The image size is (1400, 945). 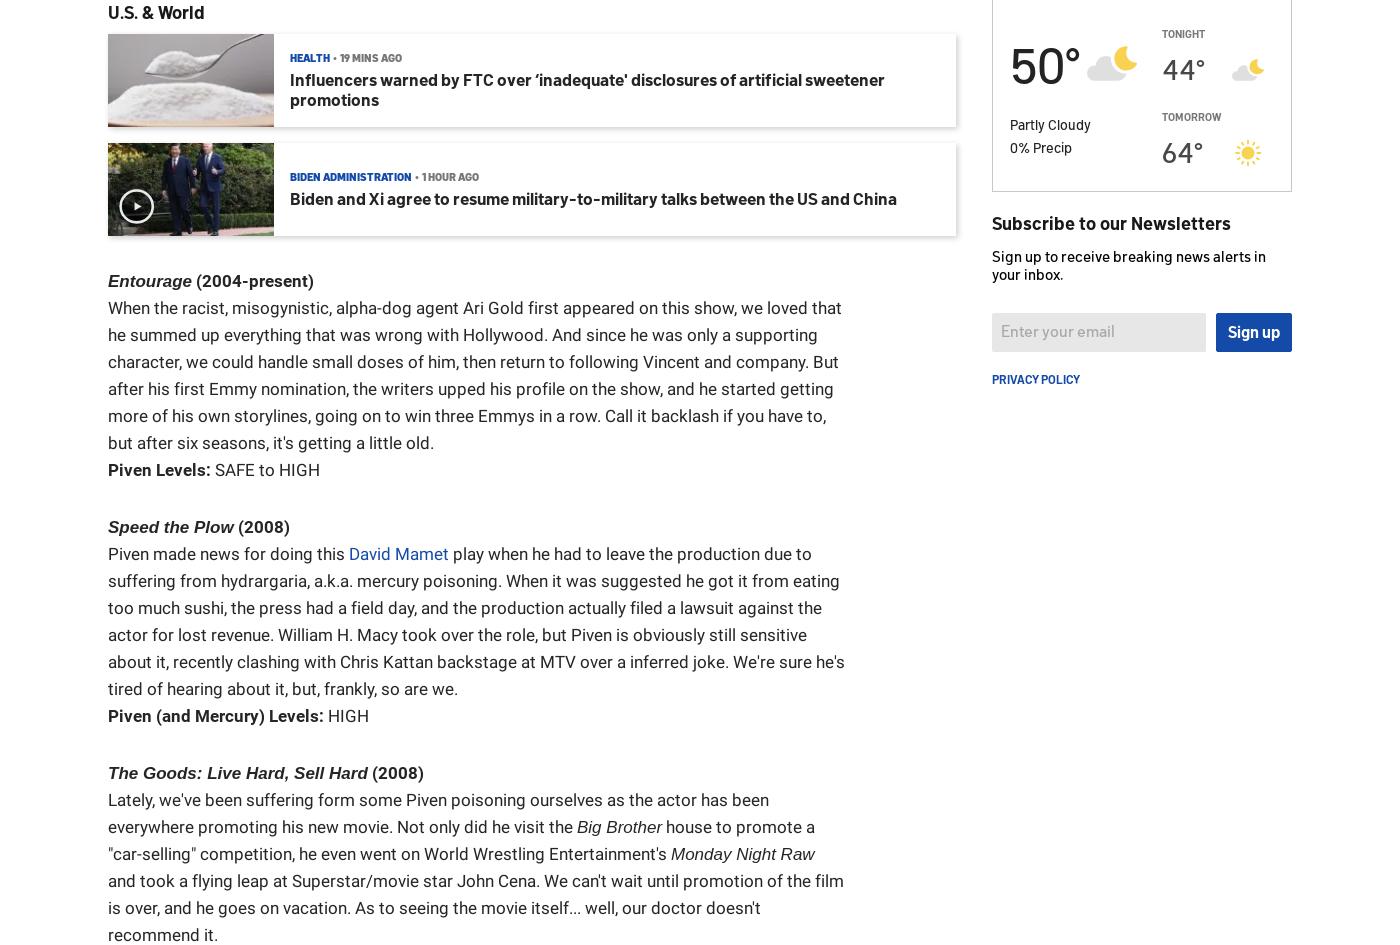 I want to click on 'Biden and Xi agree to resume military-to-military talks between the US and China', so click(x=593, y=197).